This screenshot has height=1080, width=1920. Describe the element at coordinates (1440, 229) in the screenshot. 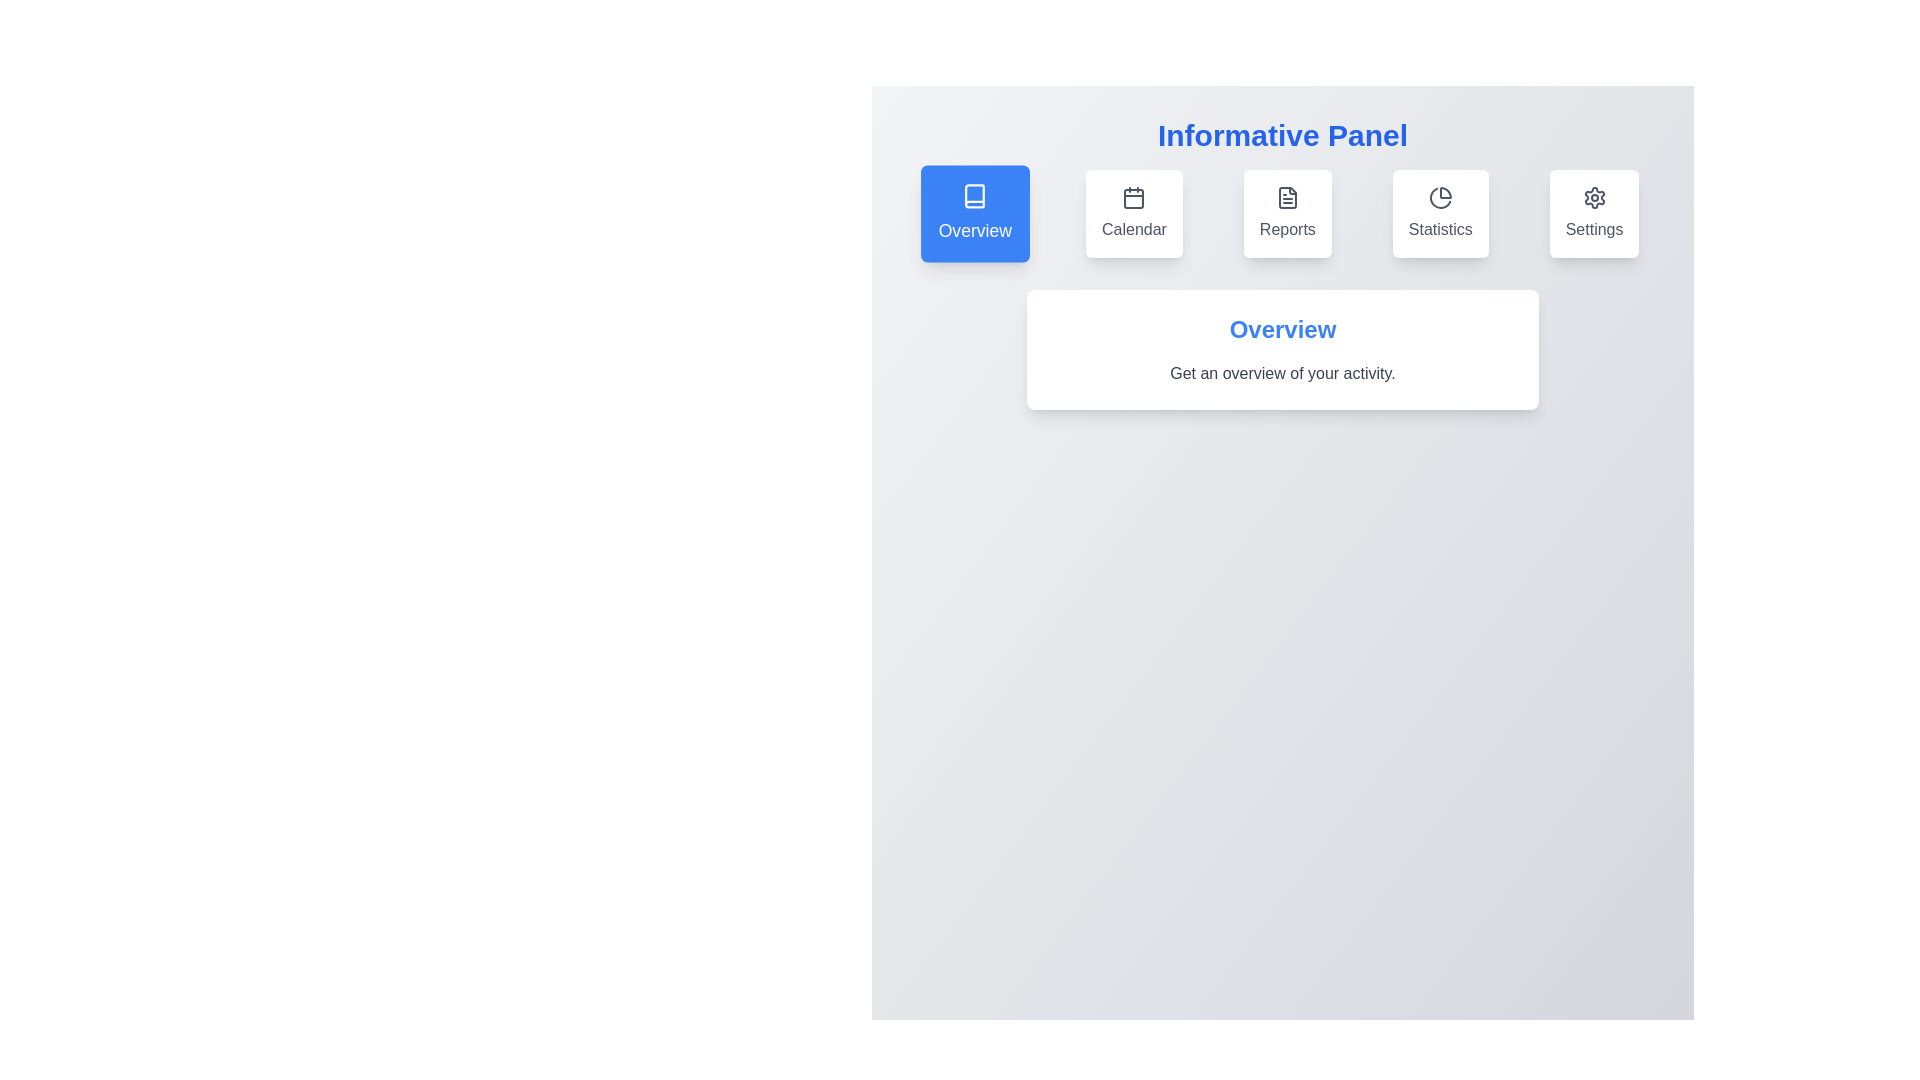

I see `the 'Statistics' text label, which is located below the pie chart icon in the third box from the left in the upper section of the interface` at that location.